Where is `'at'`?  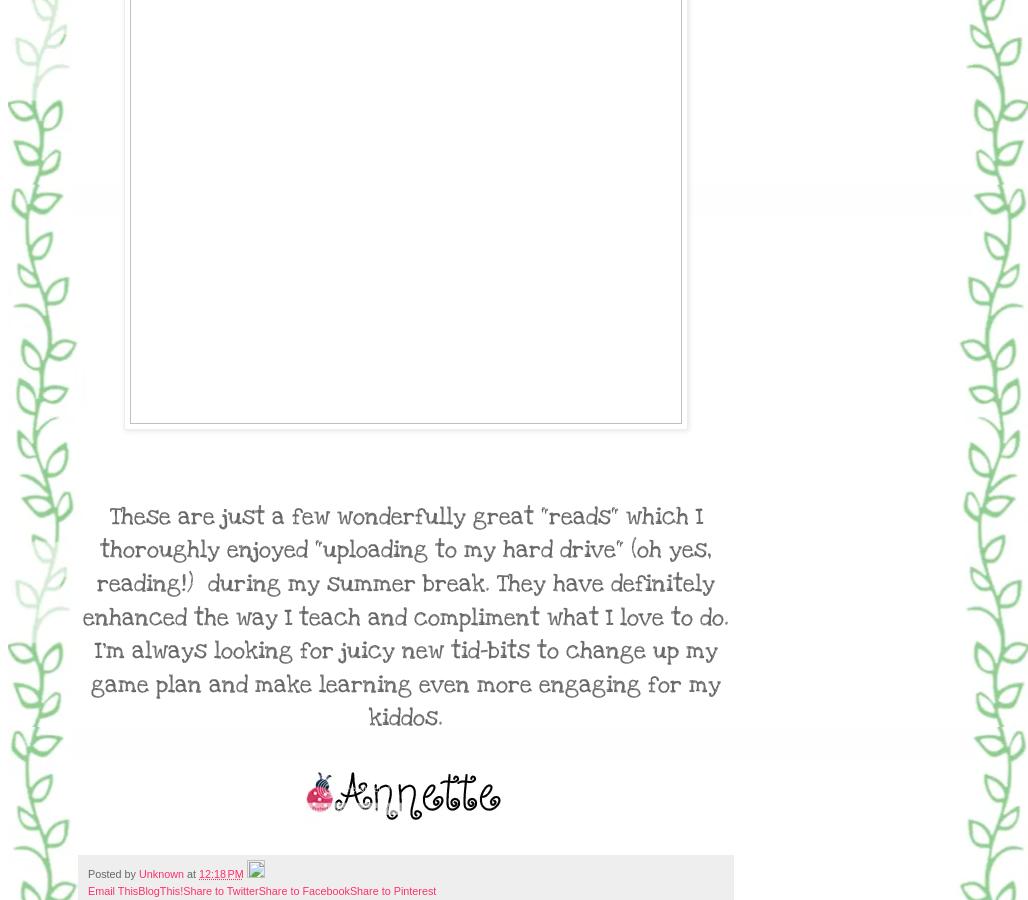
'at' is located at coordinates (186, 873).